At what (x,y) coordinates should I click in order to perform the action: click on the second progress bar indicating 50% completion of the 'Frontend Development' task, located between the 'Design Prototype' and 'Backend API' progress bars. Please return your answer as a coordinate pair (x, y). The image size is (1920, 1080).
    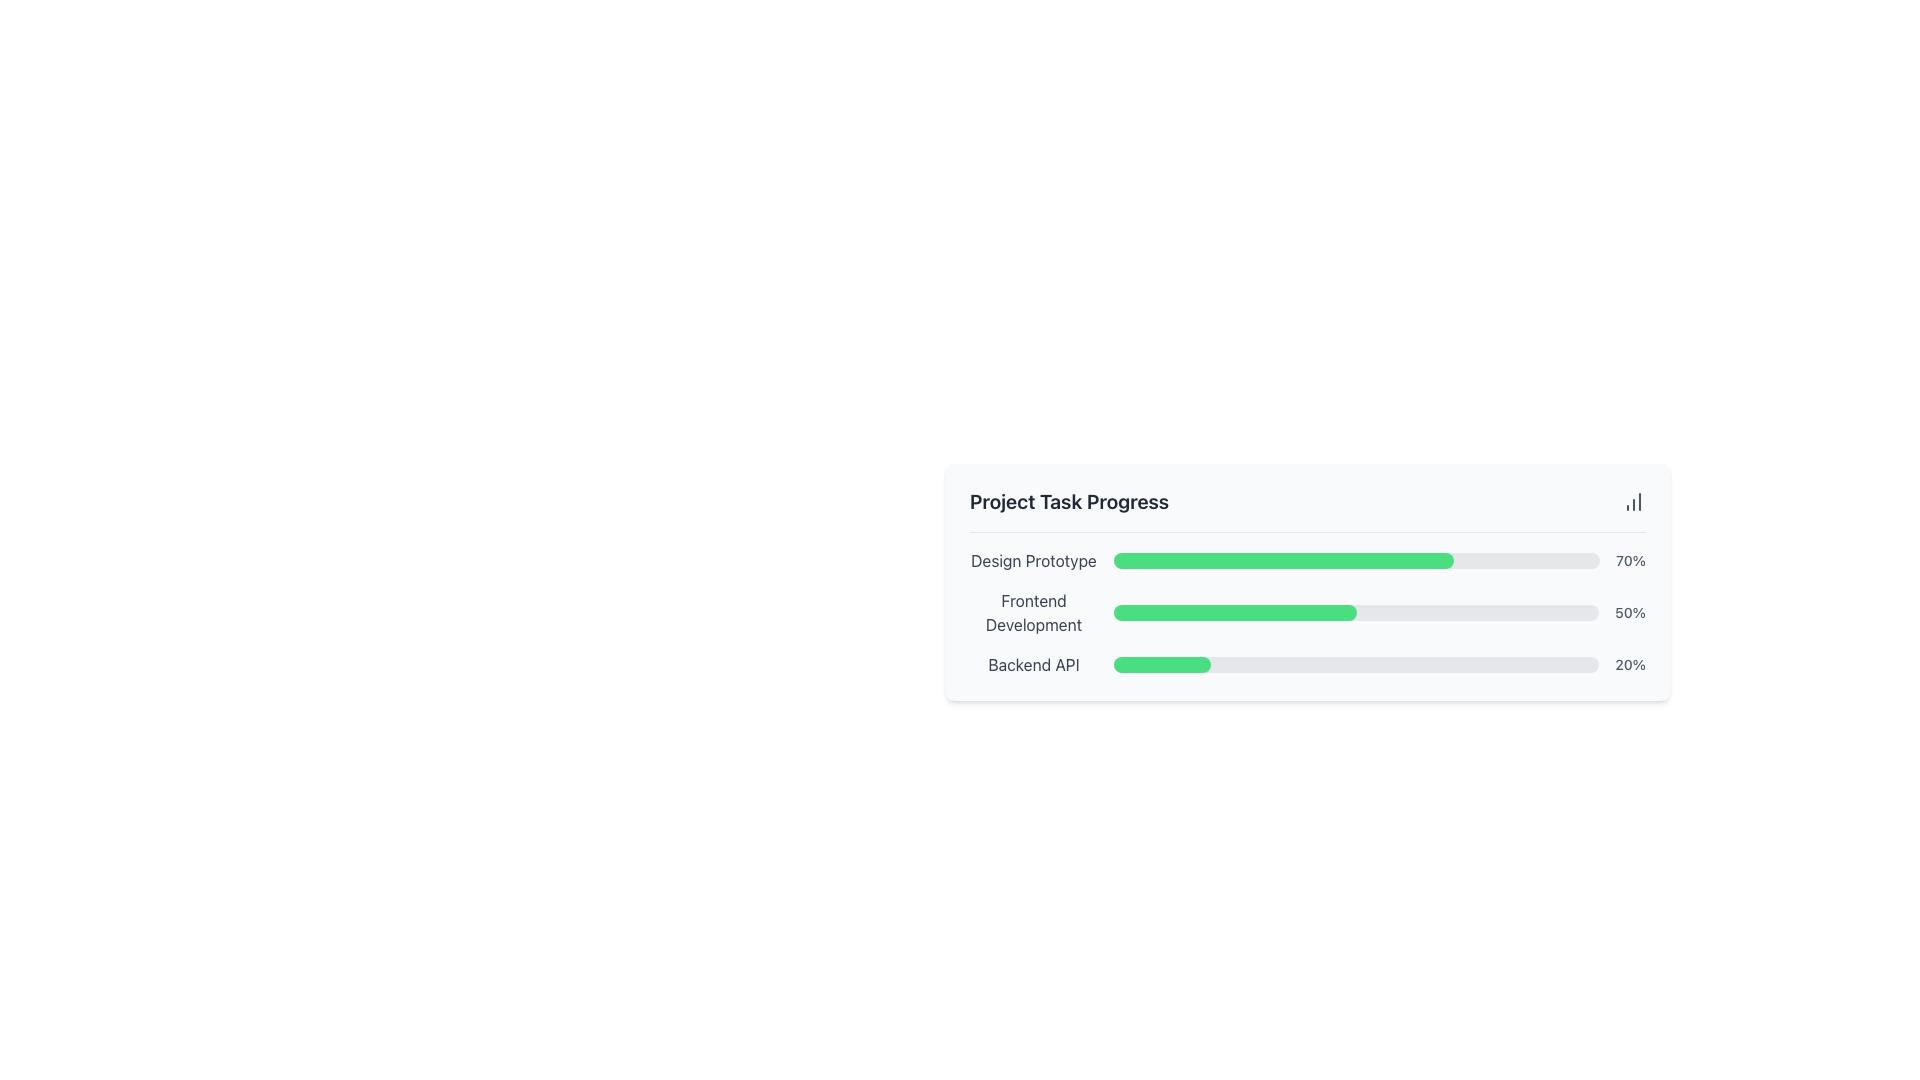
    Looking at the image, I should click on (1234, 612).